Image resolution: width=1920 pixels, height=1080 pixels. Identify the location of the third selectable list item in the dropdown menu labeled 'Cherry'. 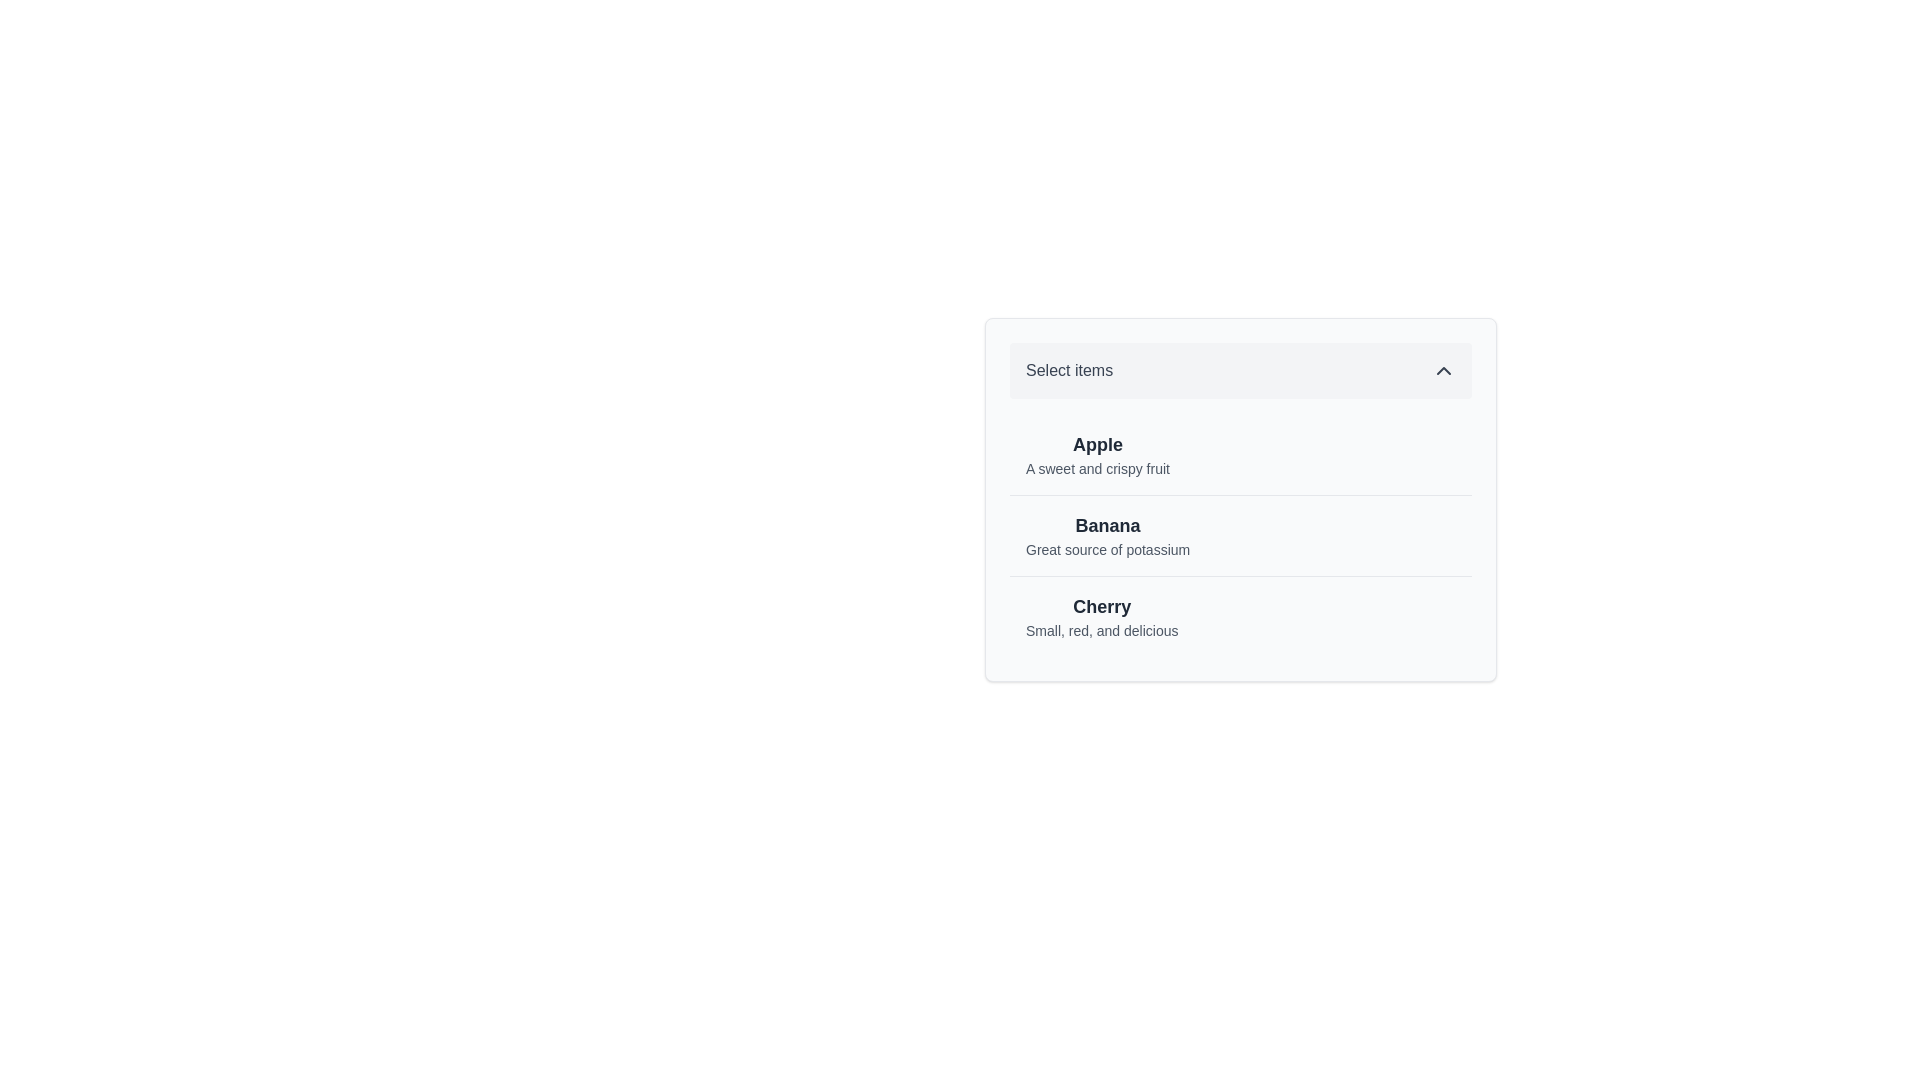
(1240, 615).